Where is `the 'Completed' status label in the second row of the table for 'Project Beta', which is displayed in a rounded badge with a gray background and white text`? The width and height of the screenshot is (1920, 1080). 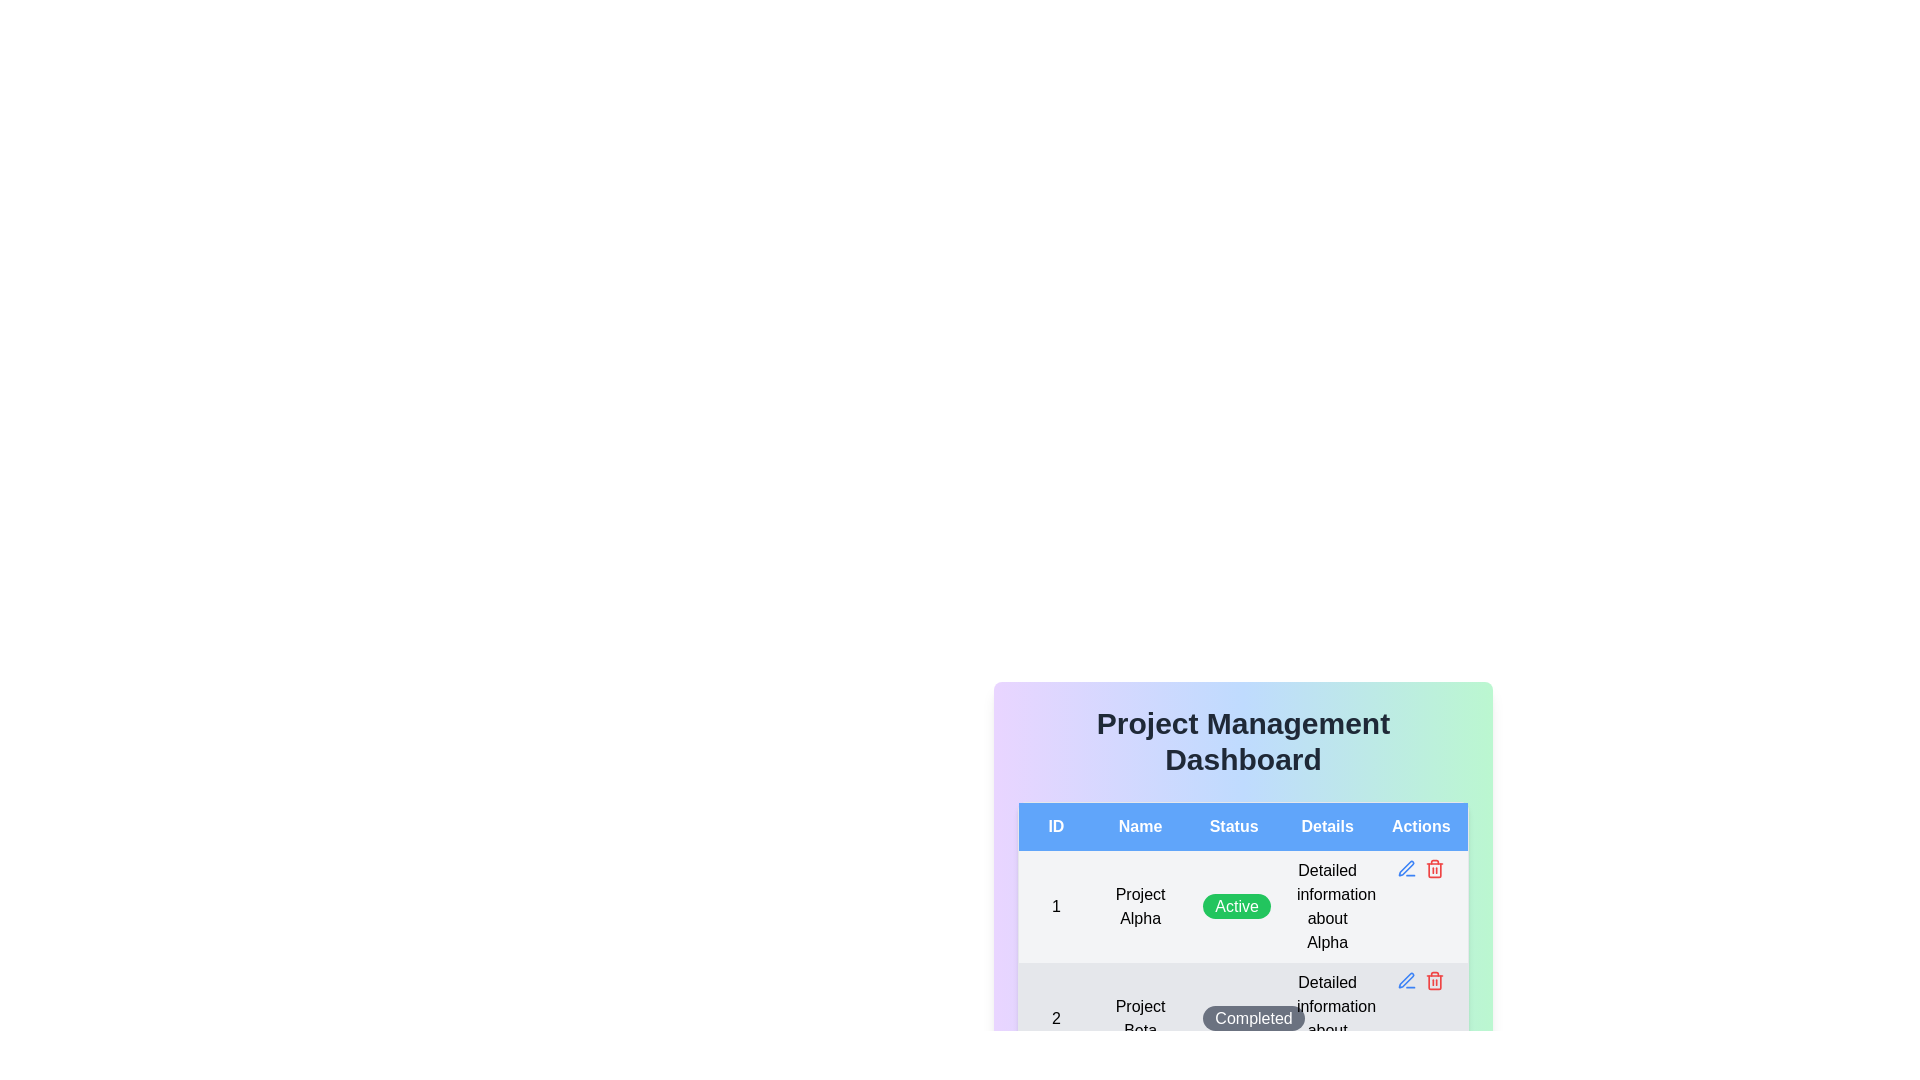 the 'Completed' status label in the second row of the table for 'Project Beta', which is displayed in a rounded badge with a gray background and white text is located at coordinates (1242, 1018).